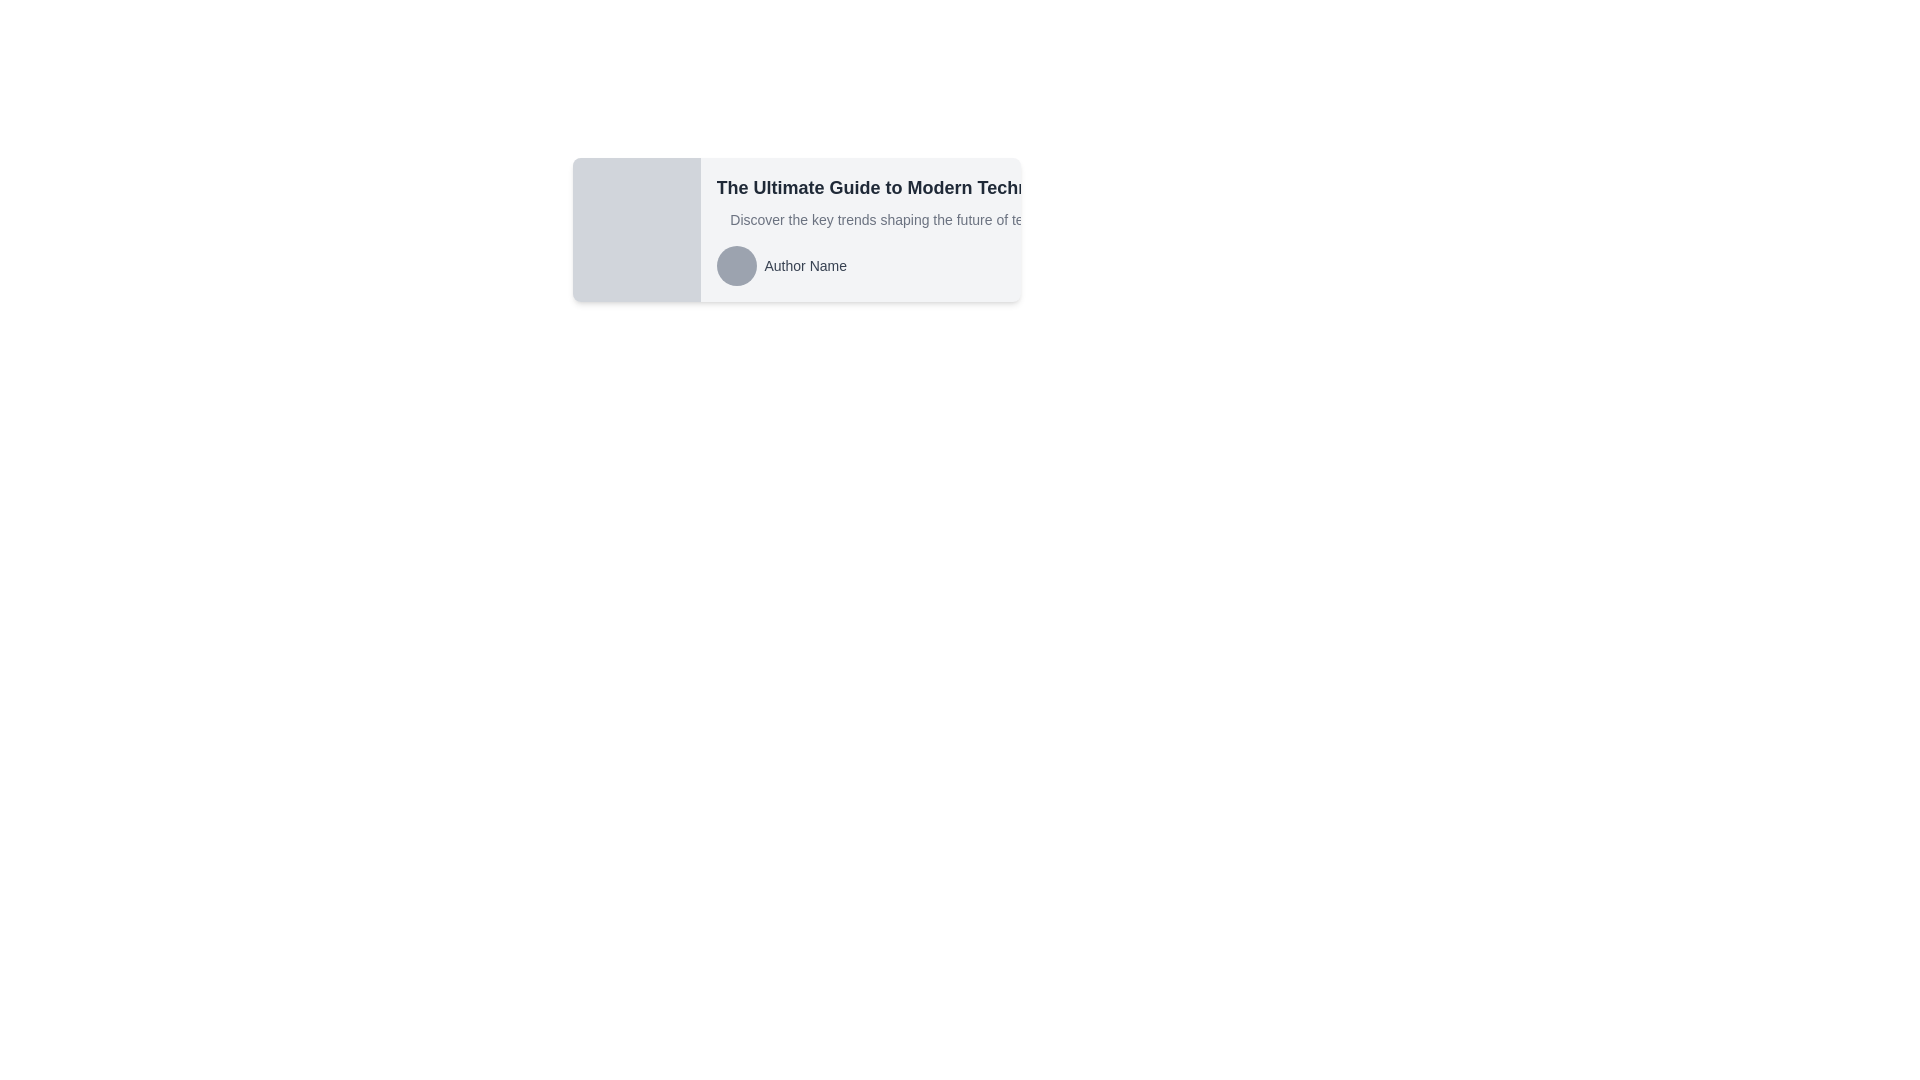 The width and height of the screenshot is (1920, 1080). What do you see at coordinates (937, 188) in the screenshot?
I see `the text label displaying 'The Ultimate Guide to Modern Technology', which is positioned at the top of the card layout above the summary and author details` at bounding box center [937, 188].